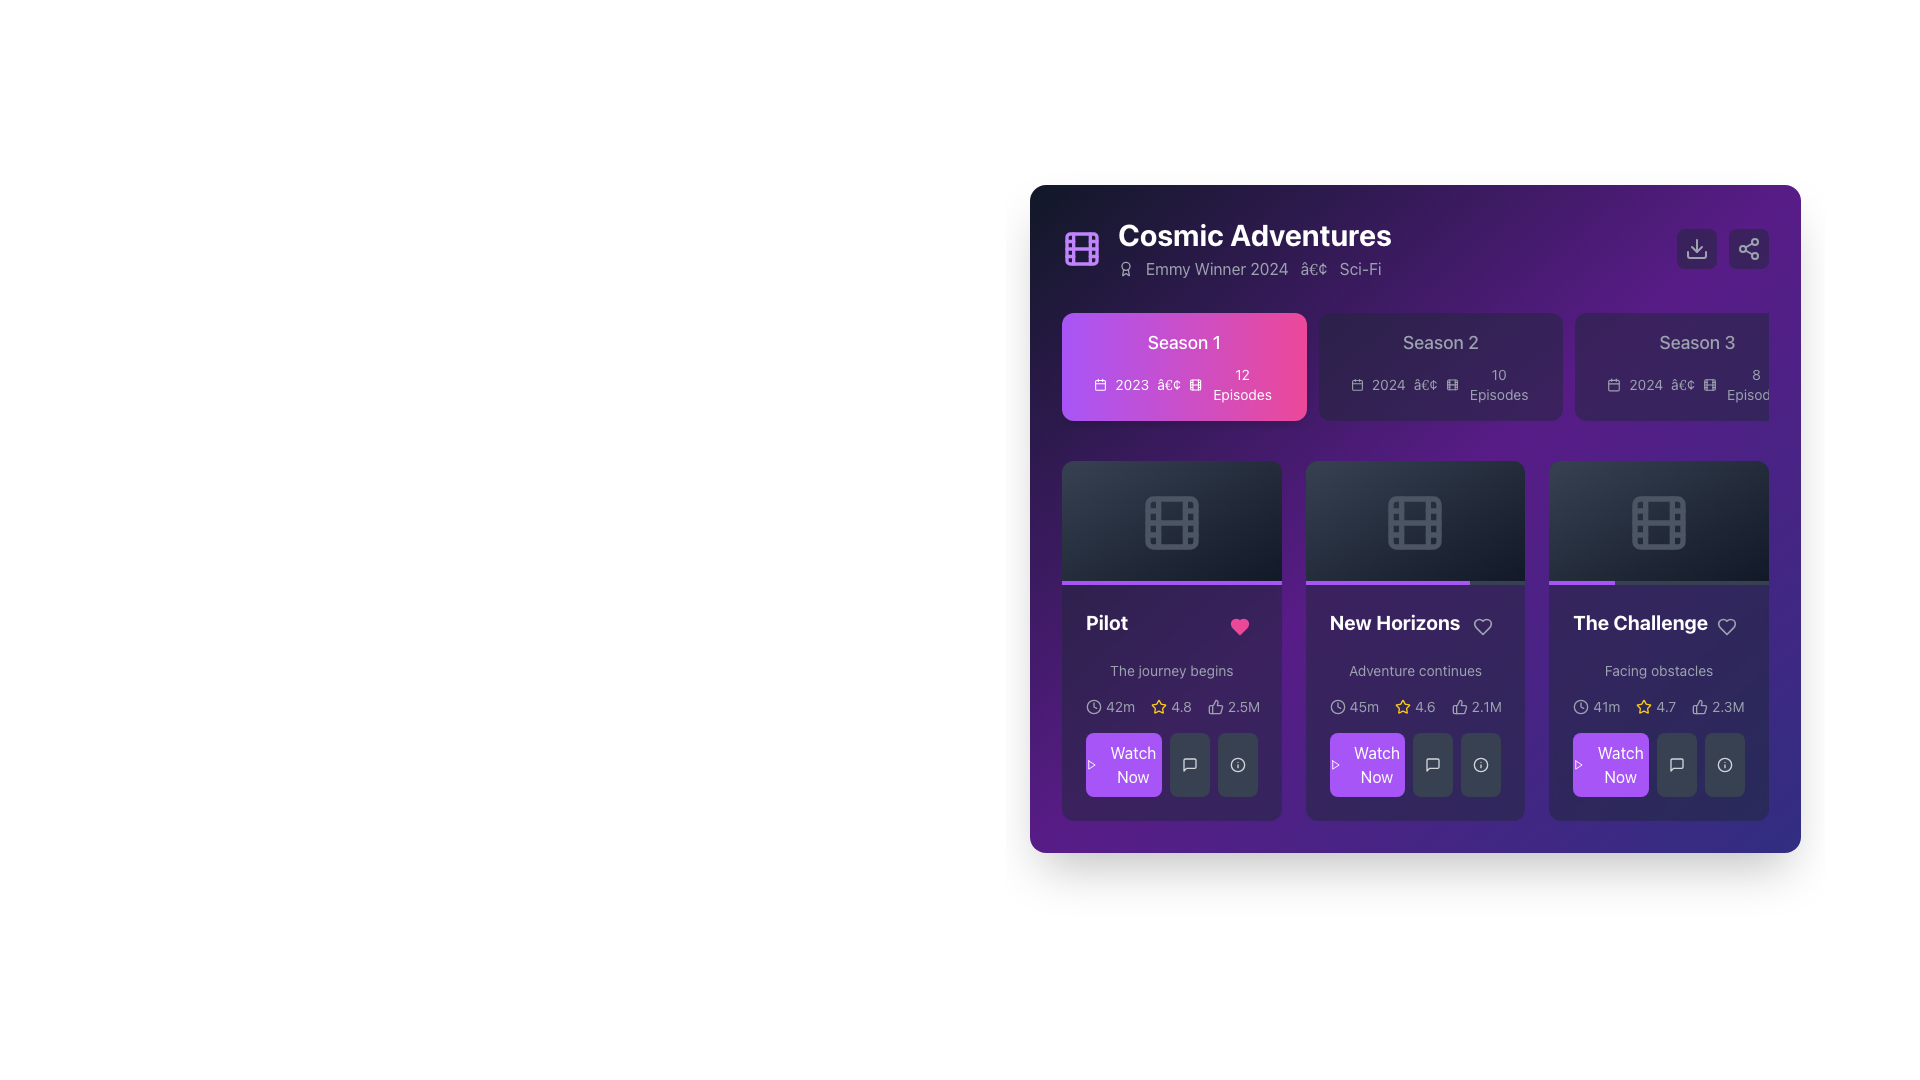 The width and height of the screenshot is (1920, 1080). What do you see at coordinates (1357, 385) in the screenshot?
I see `square calendar icon with rounded corners, located to the left of the text '2024' in the header row for season information, to gather details about its features` at bounding box center [1357, 385].